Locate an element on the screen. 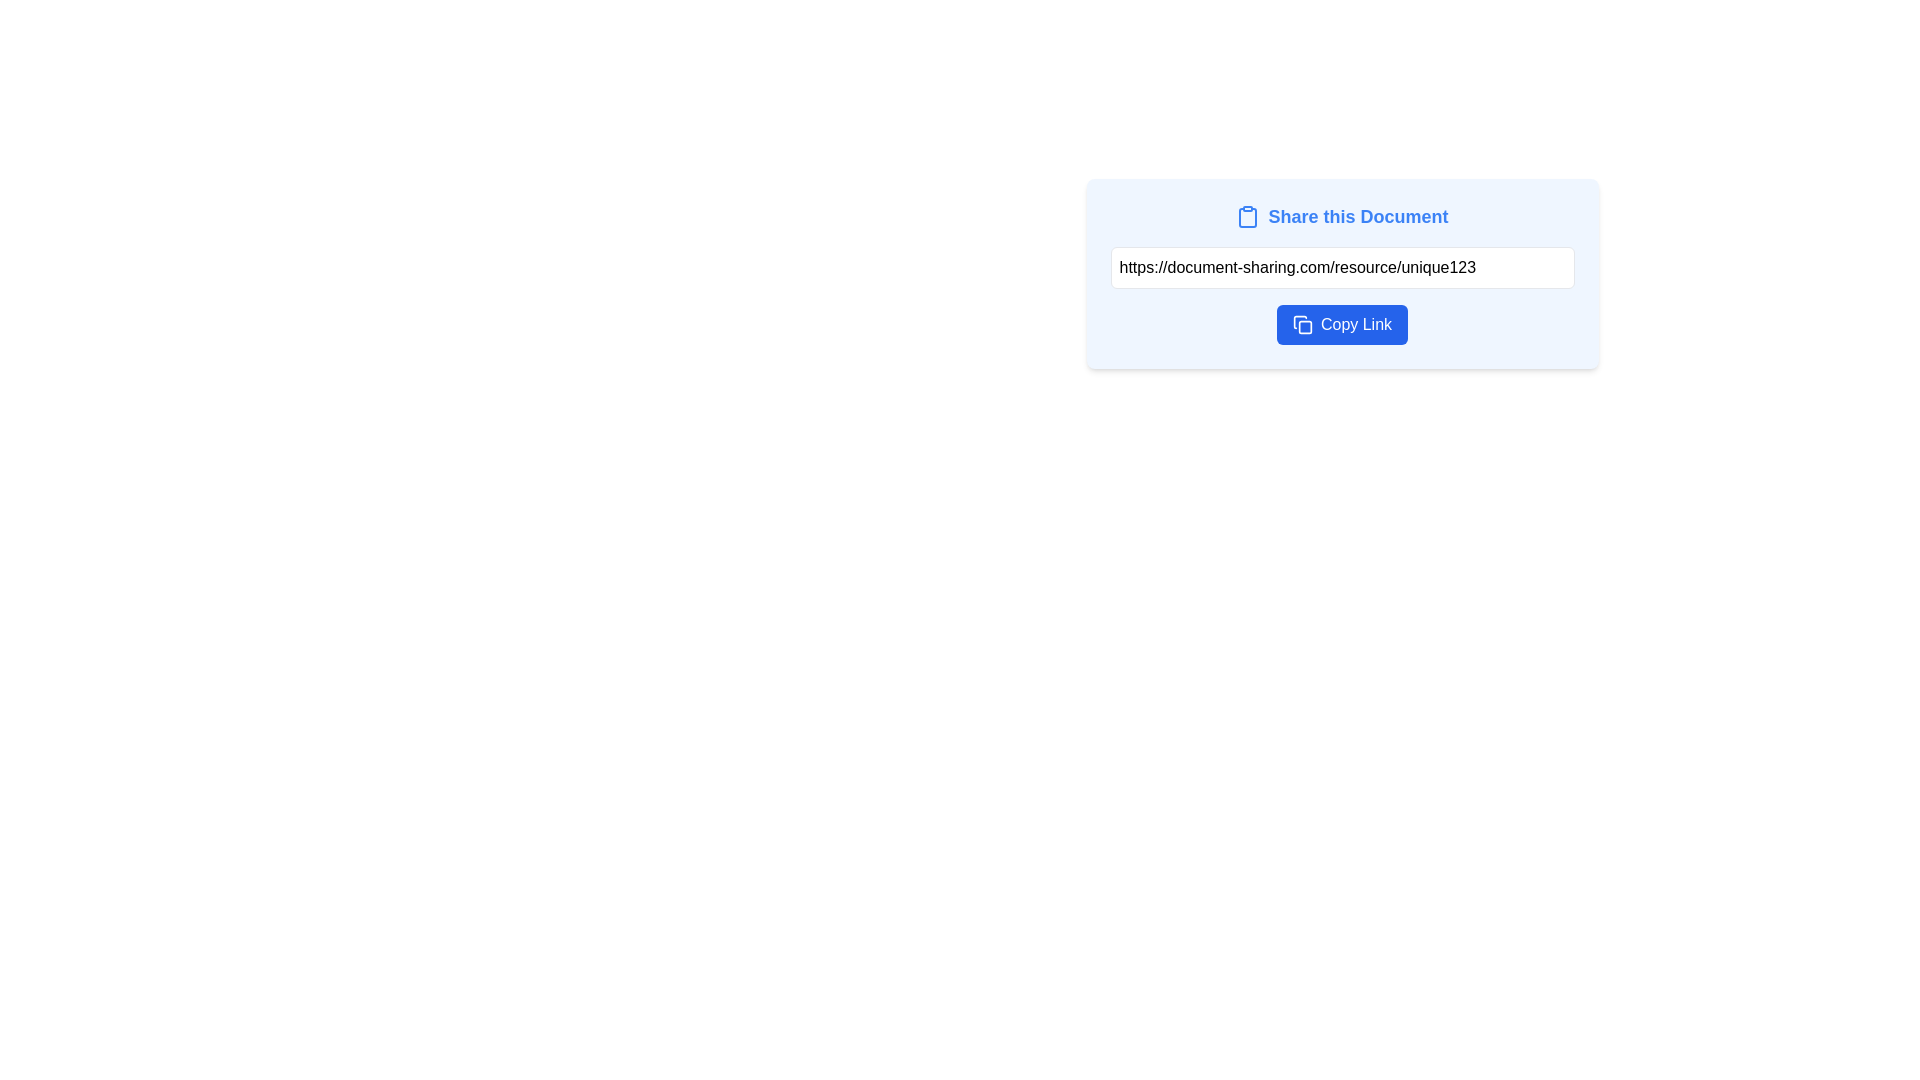 The height and width of the screenshot is (1080, 1920). the readonly text input field displaying the URL 'https://document-sharing.com/resource/unique123' is located at coordinates (1342, 273).